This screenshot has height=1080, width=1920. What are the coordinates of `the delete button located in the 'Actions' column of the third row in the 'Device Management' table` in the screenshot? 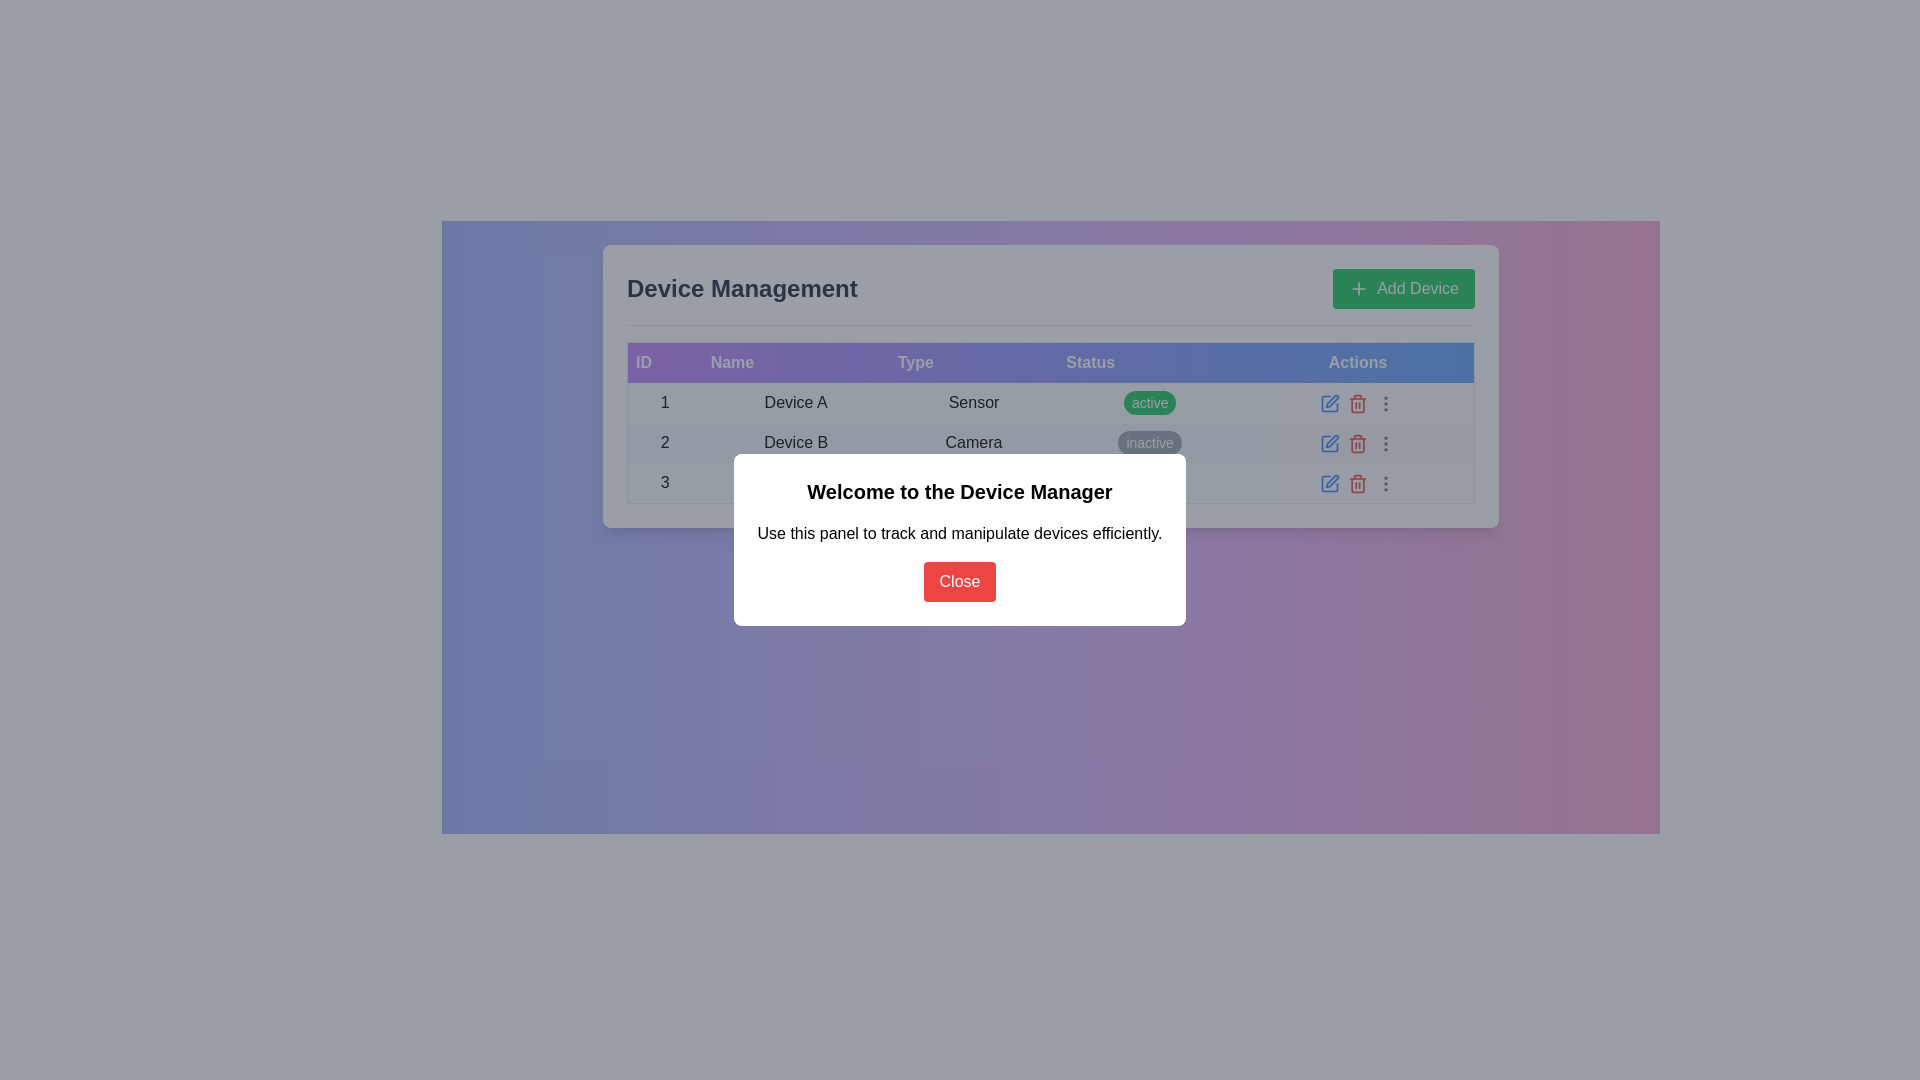 It's located at (1358, 482).